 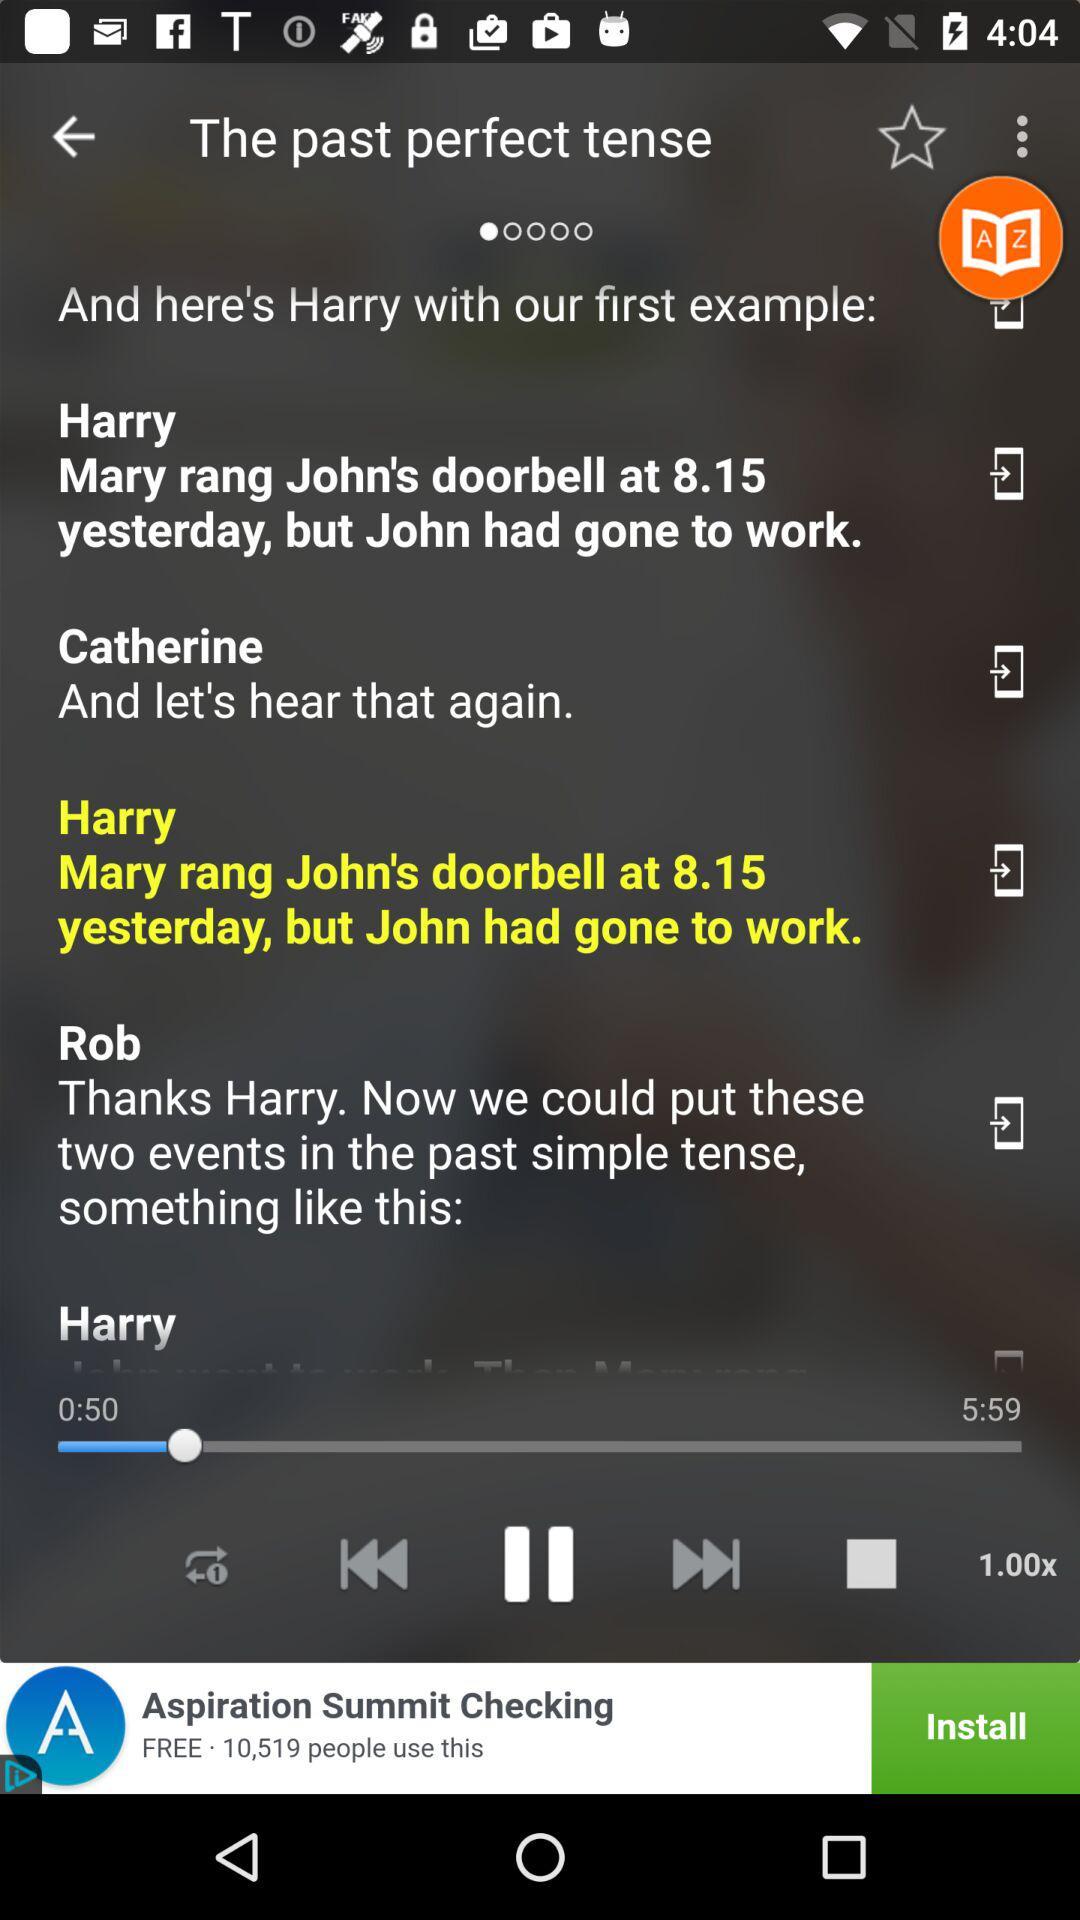 I want to click on advertisement, so click(x=540, y=1727).